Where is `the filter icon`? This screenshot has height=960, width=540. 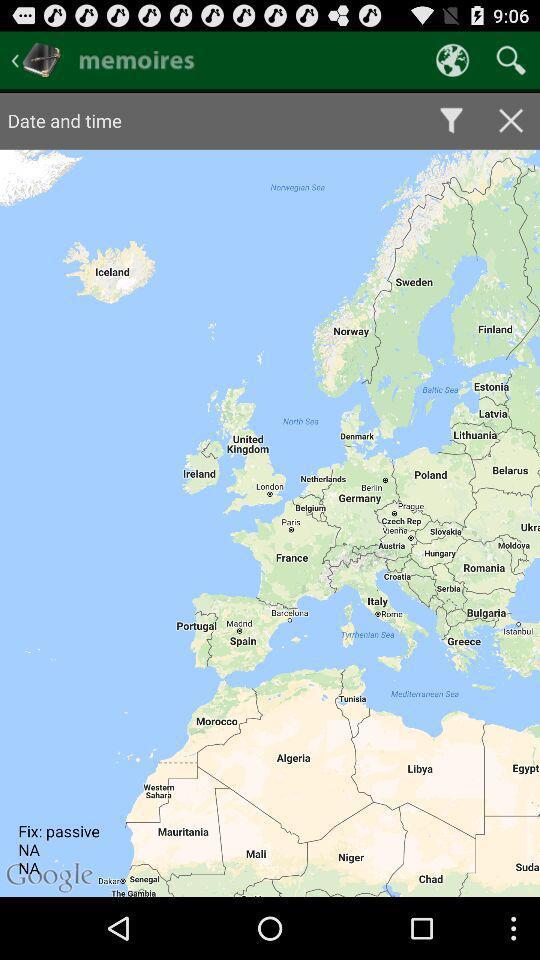 the filter icon is located at coordinates (451, 128).